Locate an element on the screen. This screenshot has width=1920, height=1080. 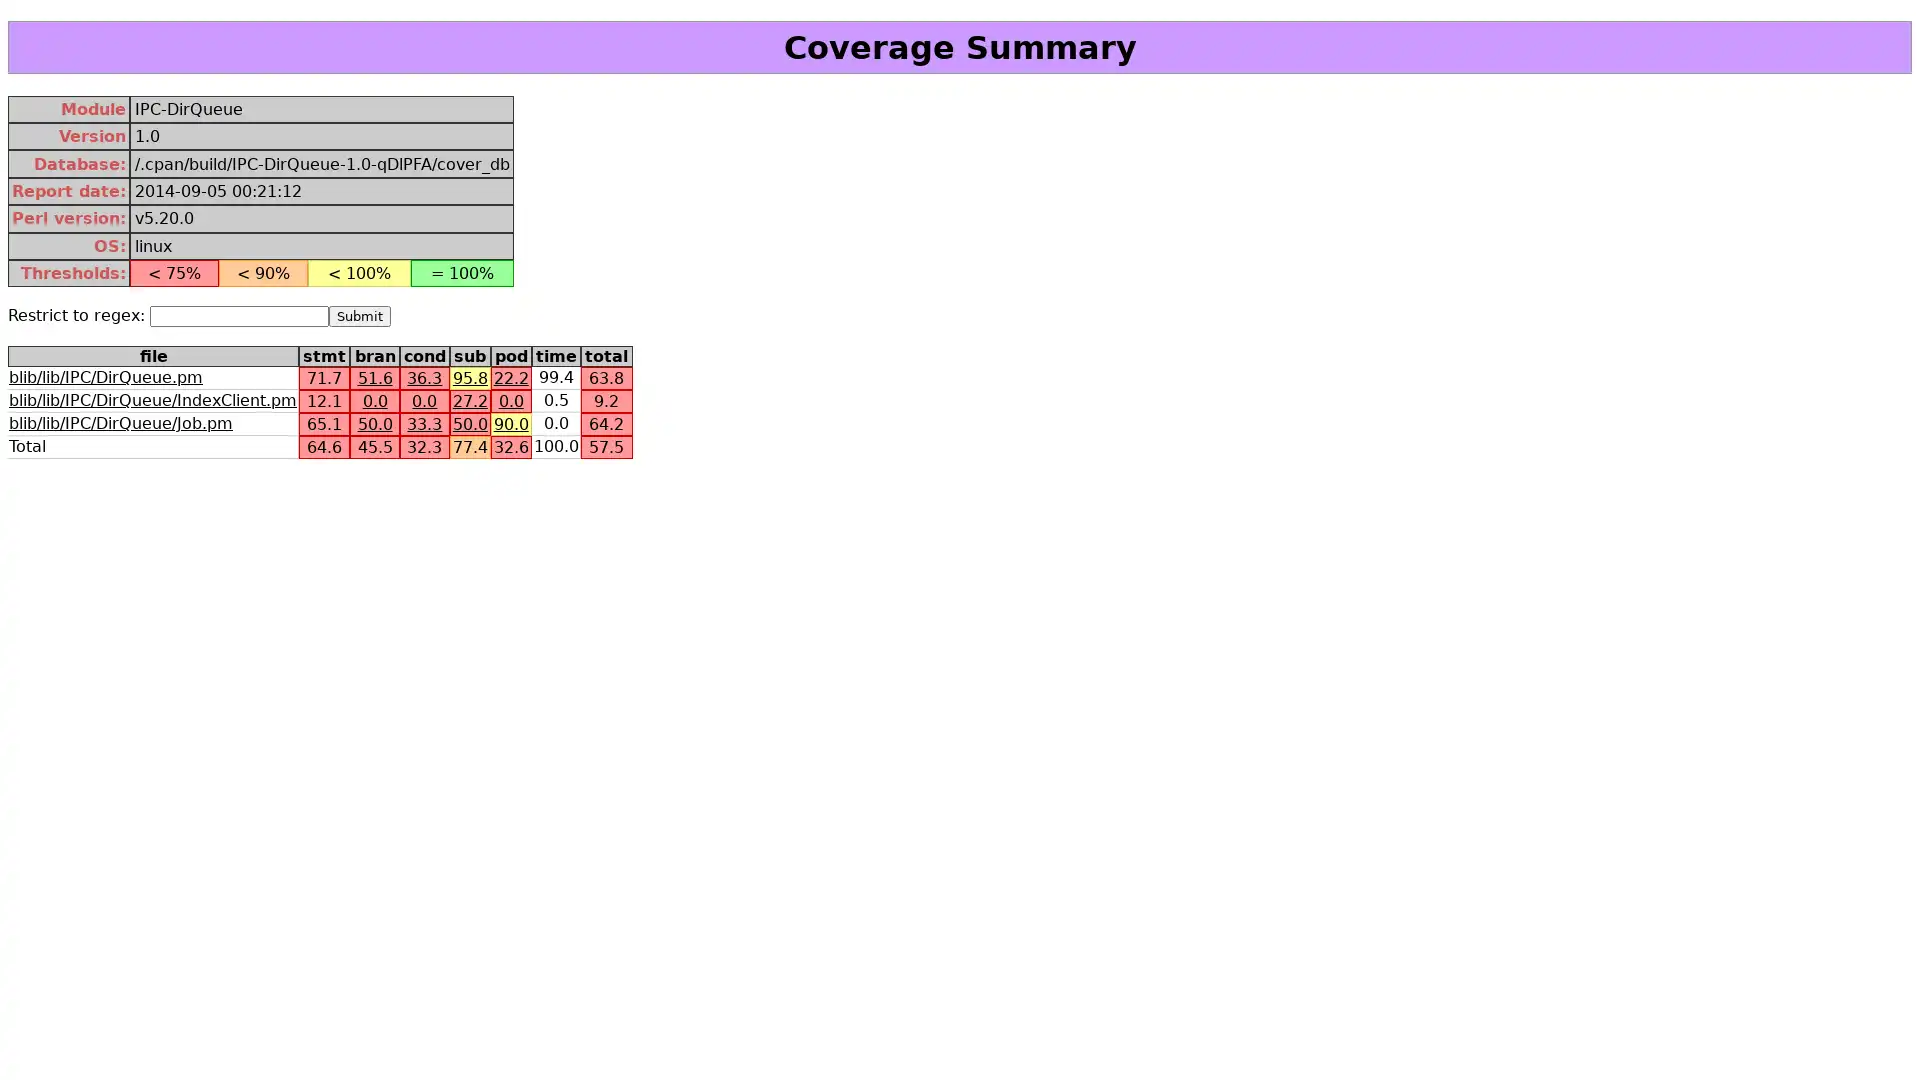
Submit is located at coordinates (360, 315).